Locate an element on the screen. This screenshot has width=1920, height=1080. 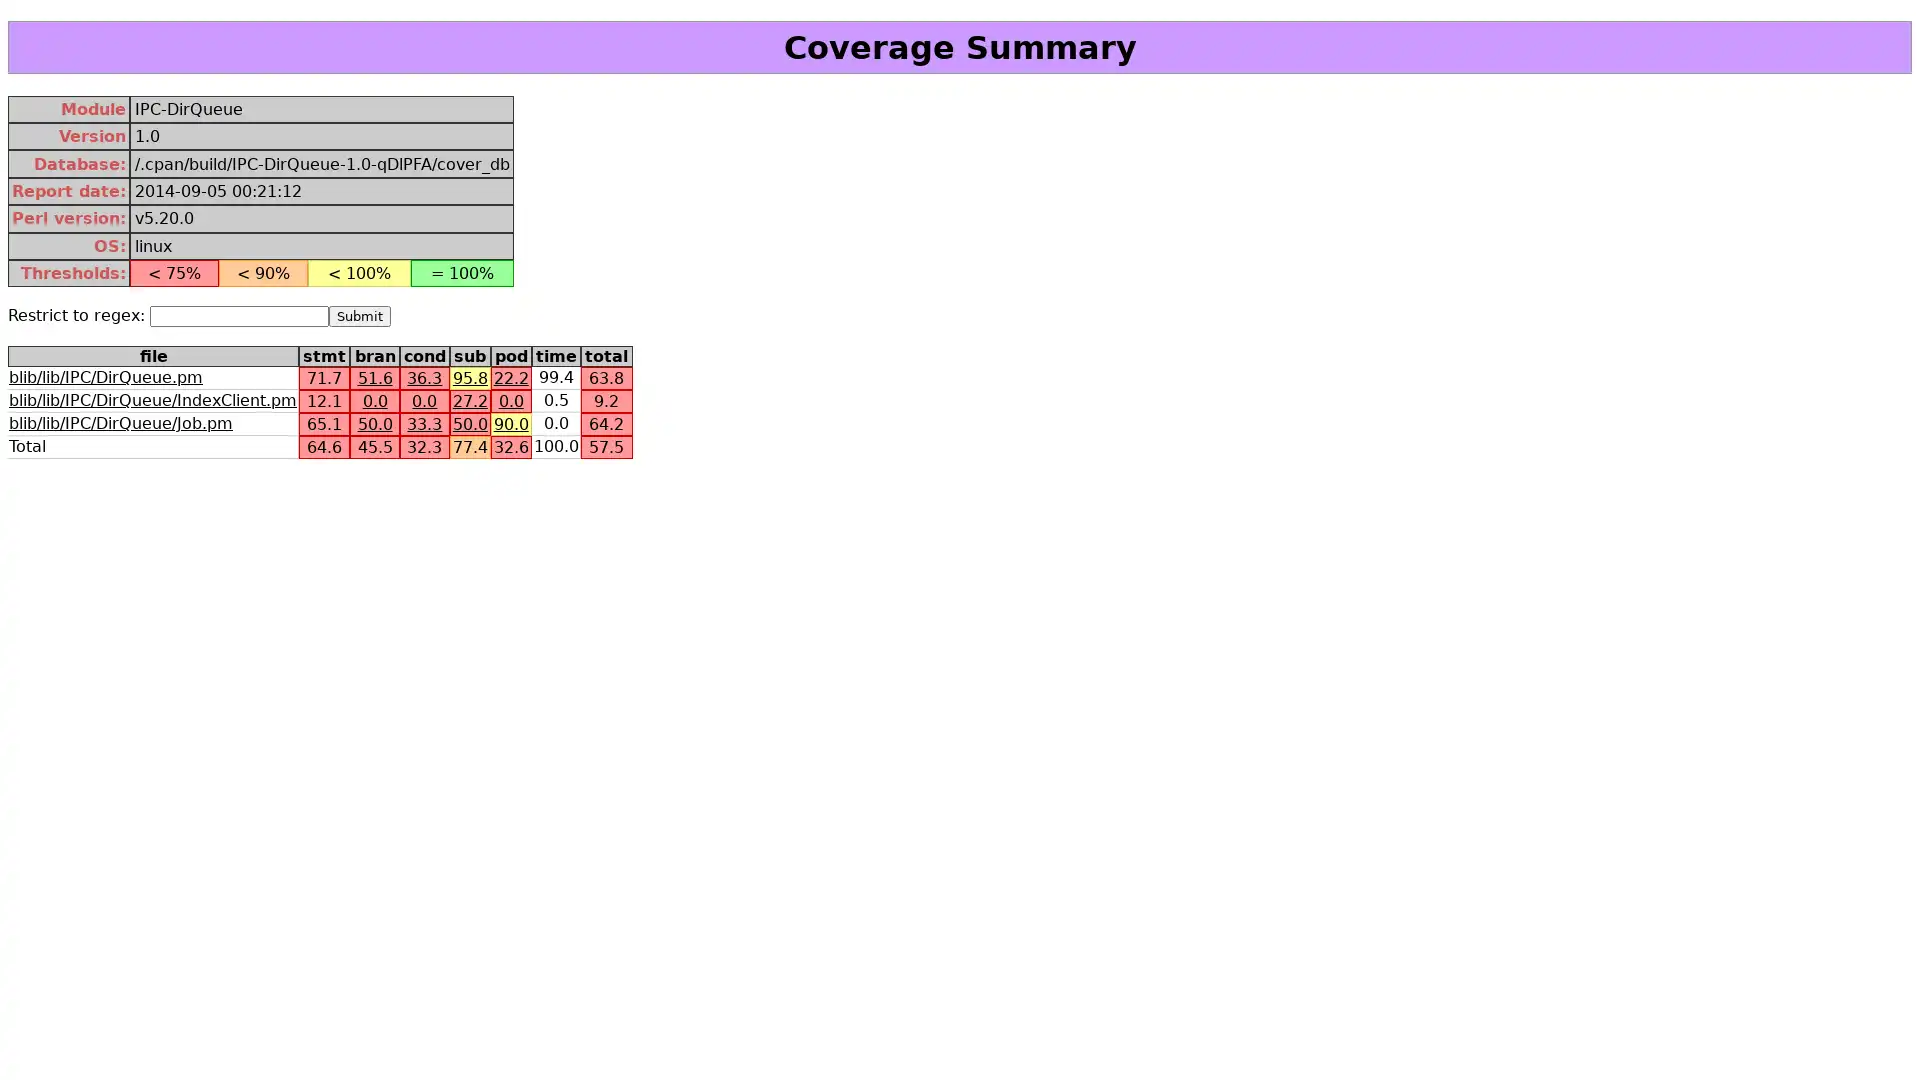
Submit is located at coordinates (360, 315).